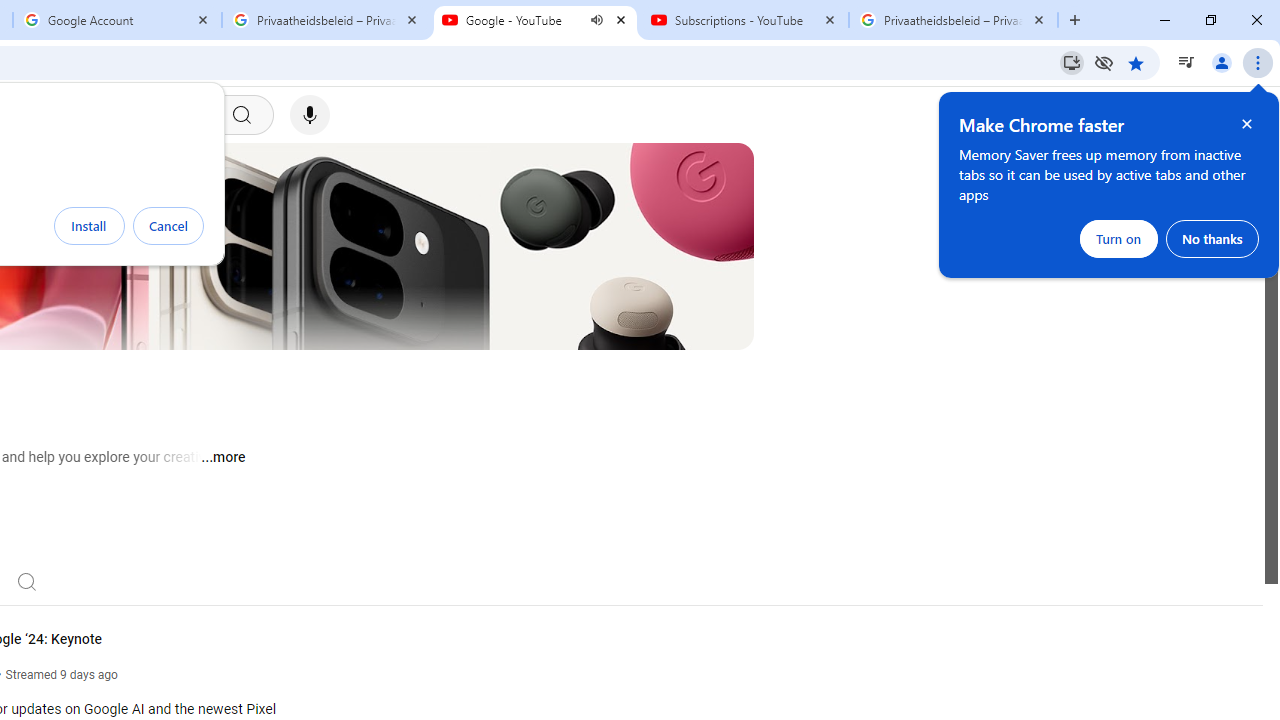  I want to click on 'Cancel', so click(168, 225).